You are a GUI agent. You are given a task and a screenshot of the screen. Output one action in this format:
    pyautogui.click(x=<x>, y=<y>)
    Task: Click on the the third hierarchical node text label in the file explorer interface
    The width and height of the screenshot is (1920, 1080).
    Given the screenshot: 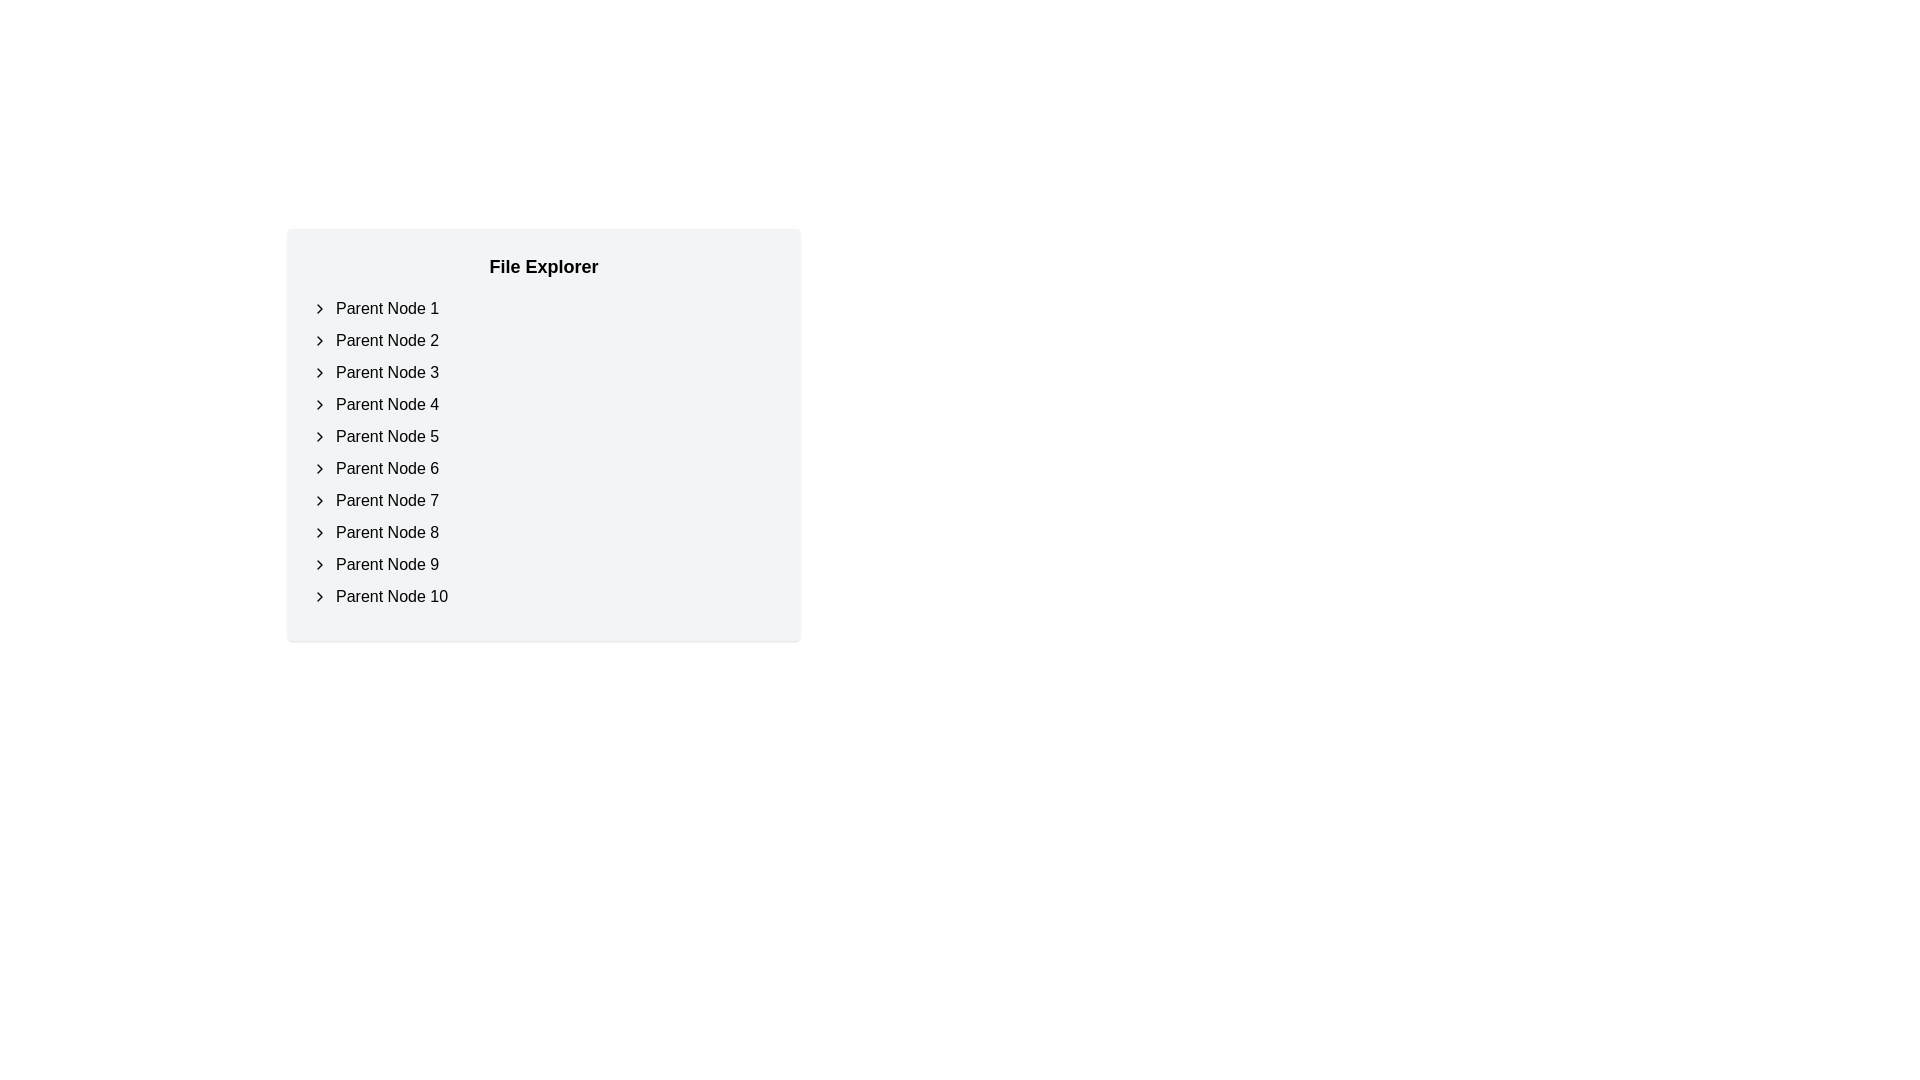 What is the action you would take?
    pyautogui.click(x=387, y=373)
    